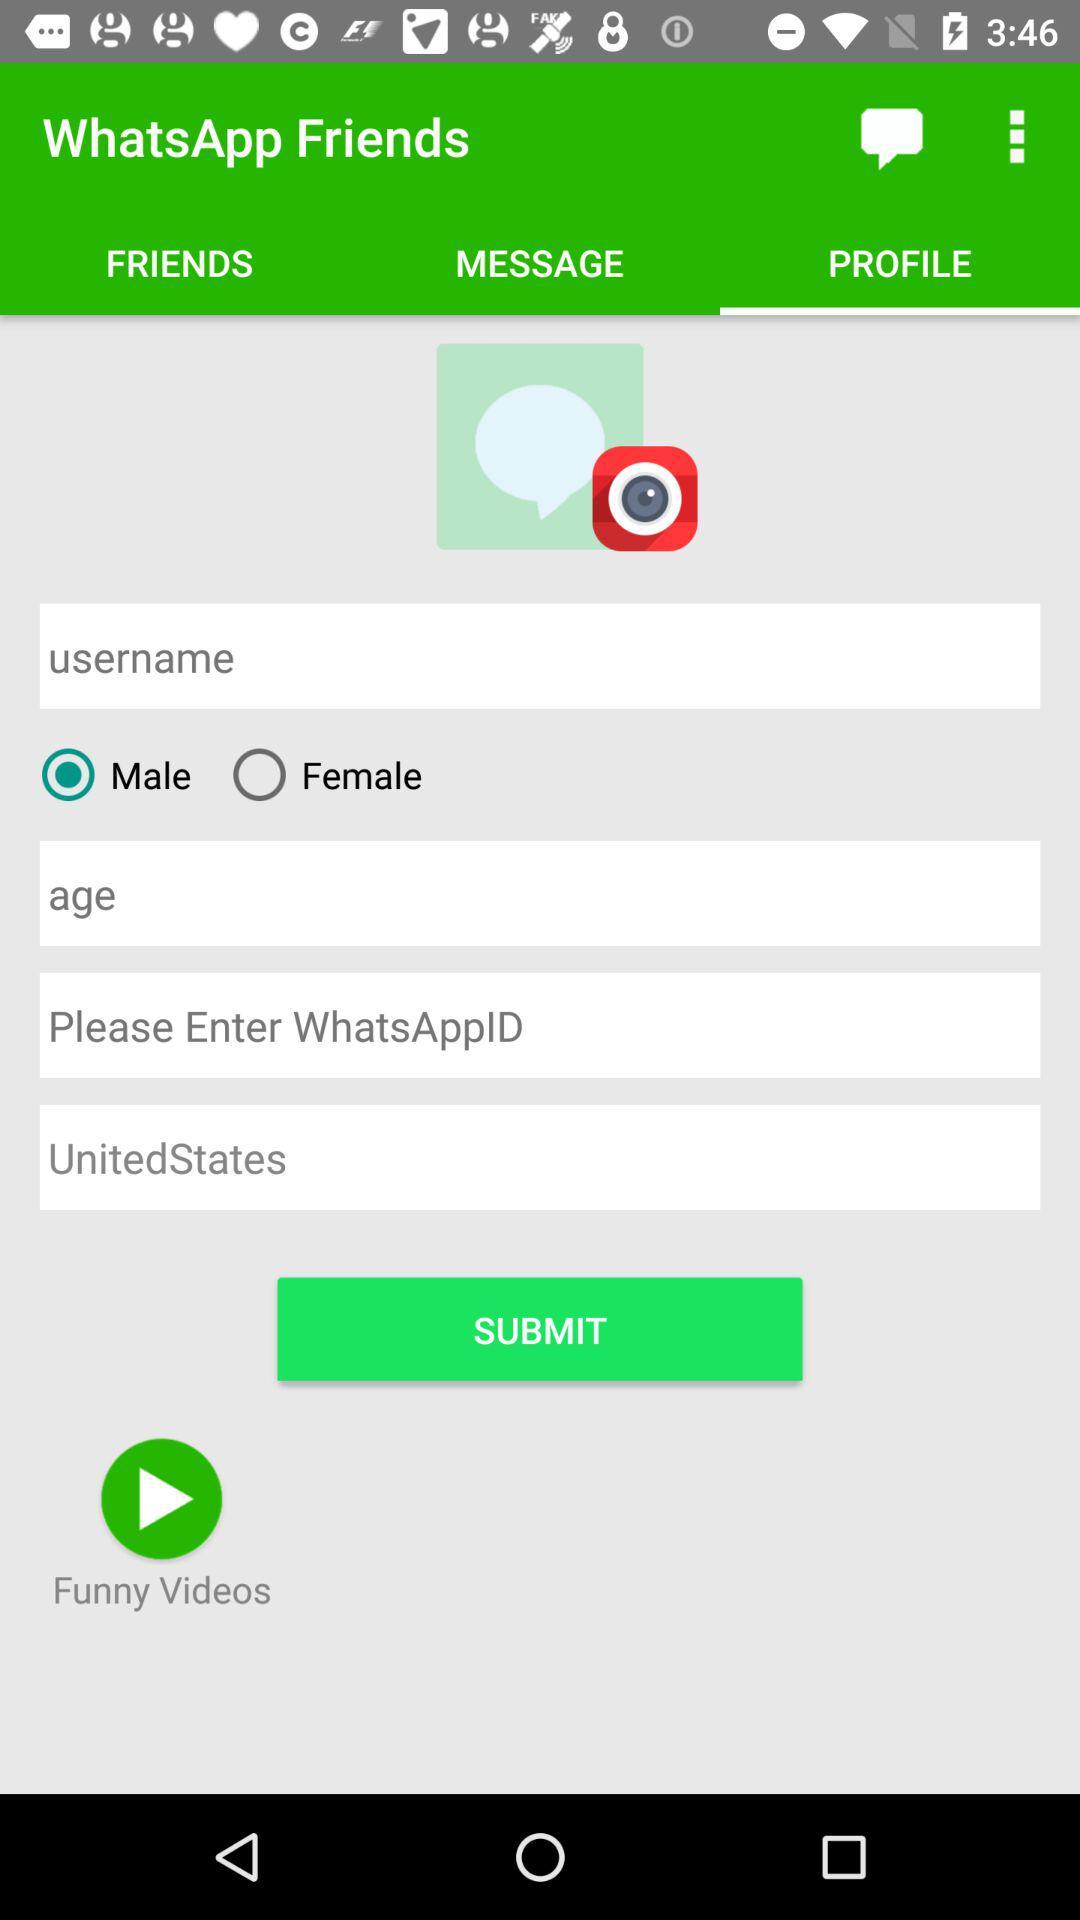 Image resolution: width=1080 pixels, height=1920 pixels. I want to click on the female, so click(318, 773).